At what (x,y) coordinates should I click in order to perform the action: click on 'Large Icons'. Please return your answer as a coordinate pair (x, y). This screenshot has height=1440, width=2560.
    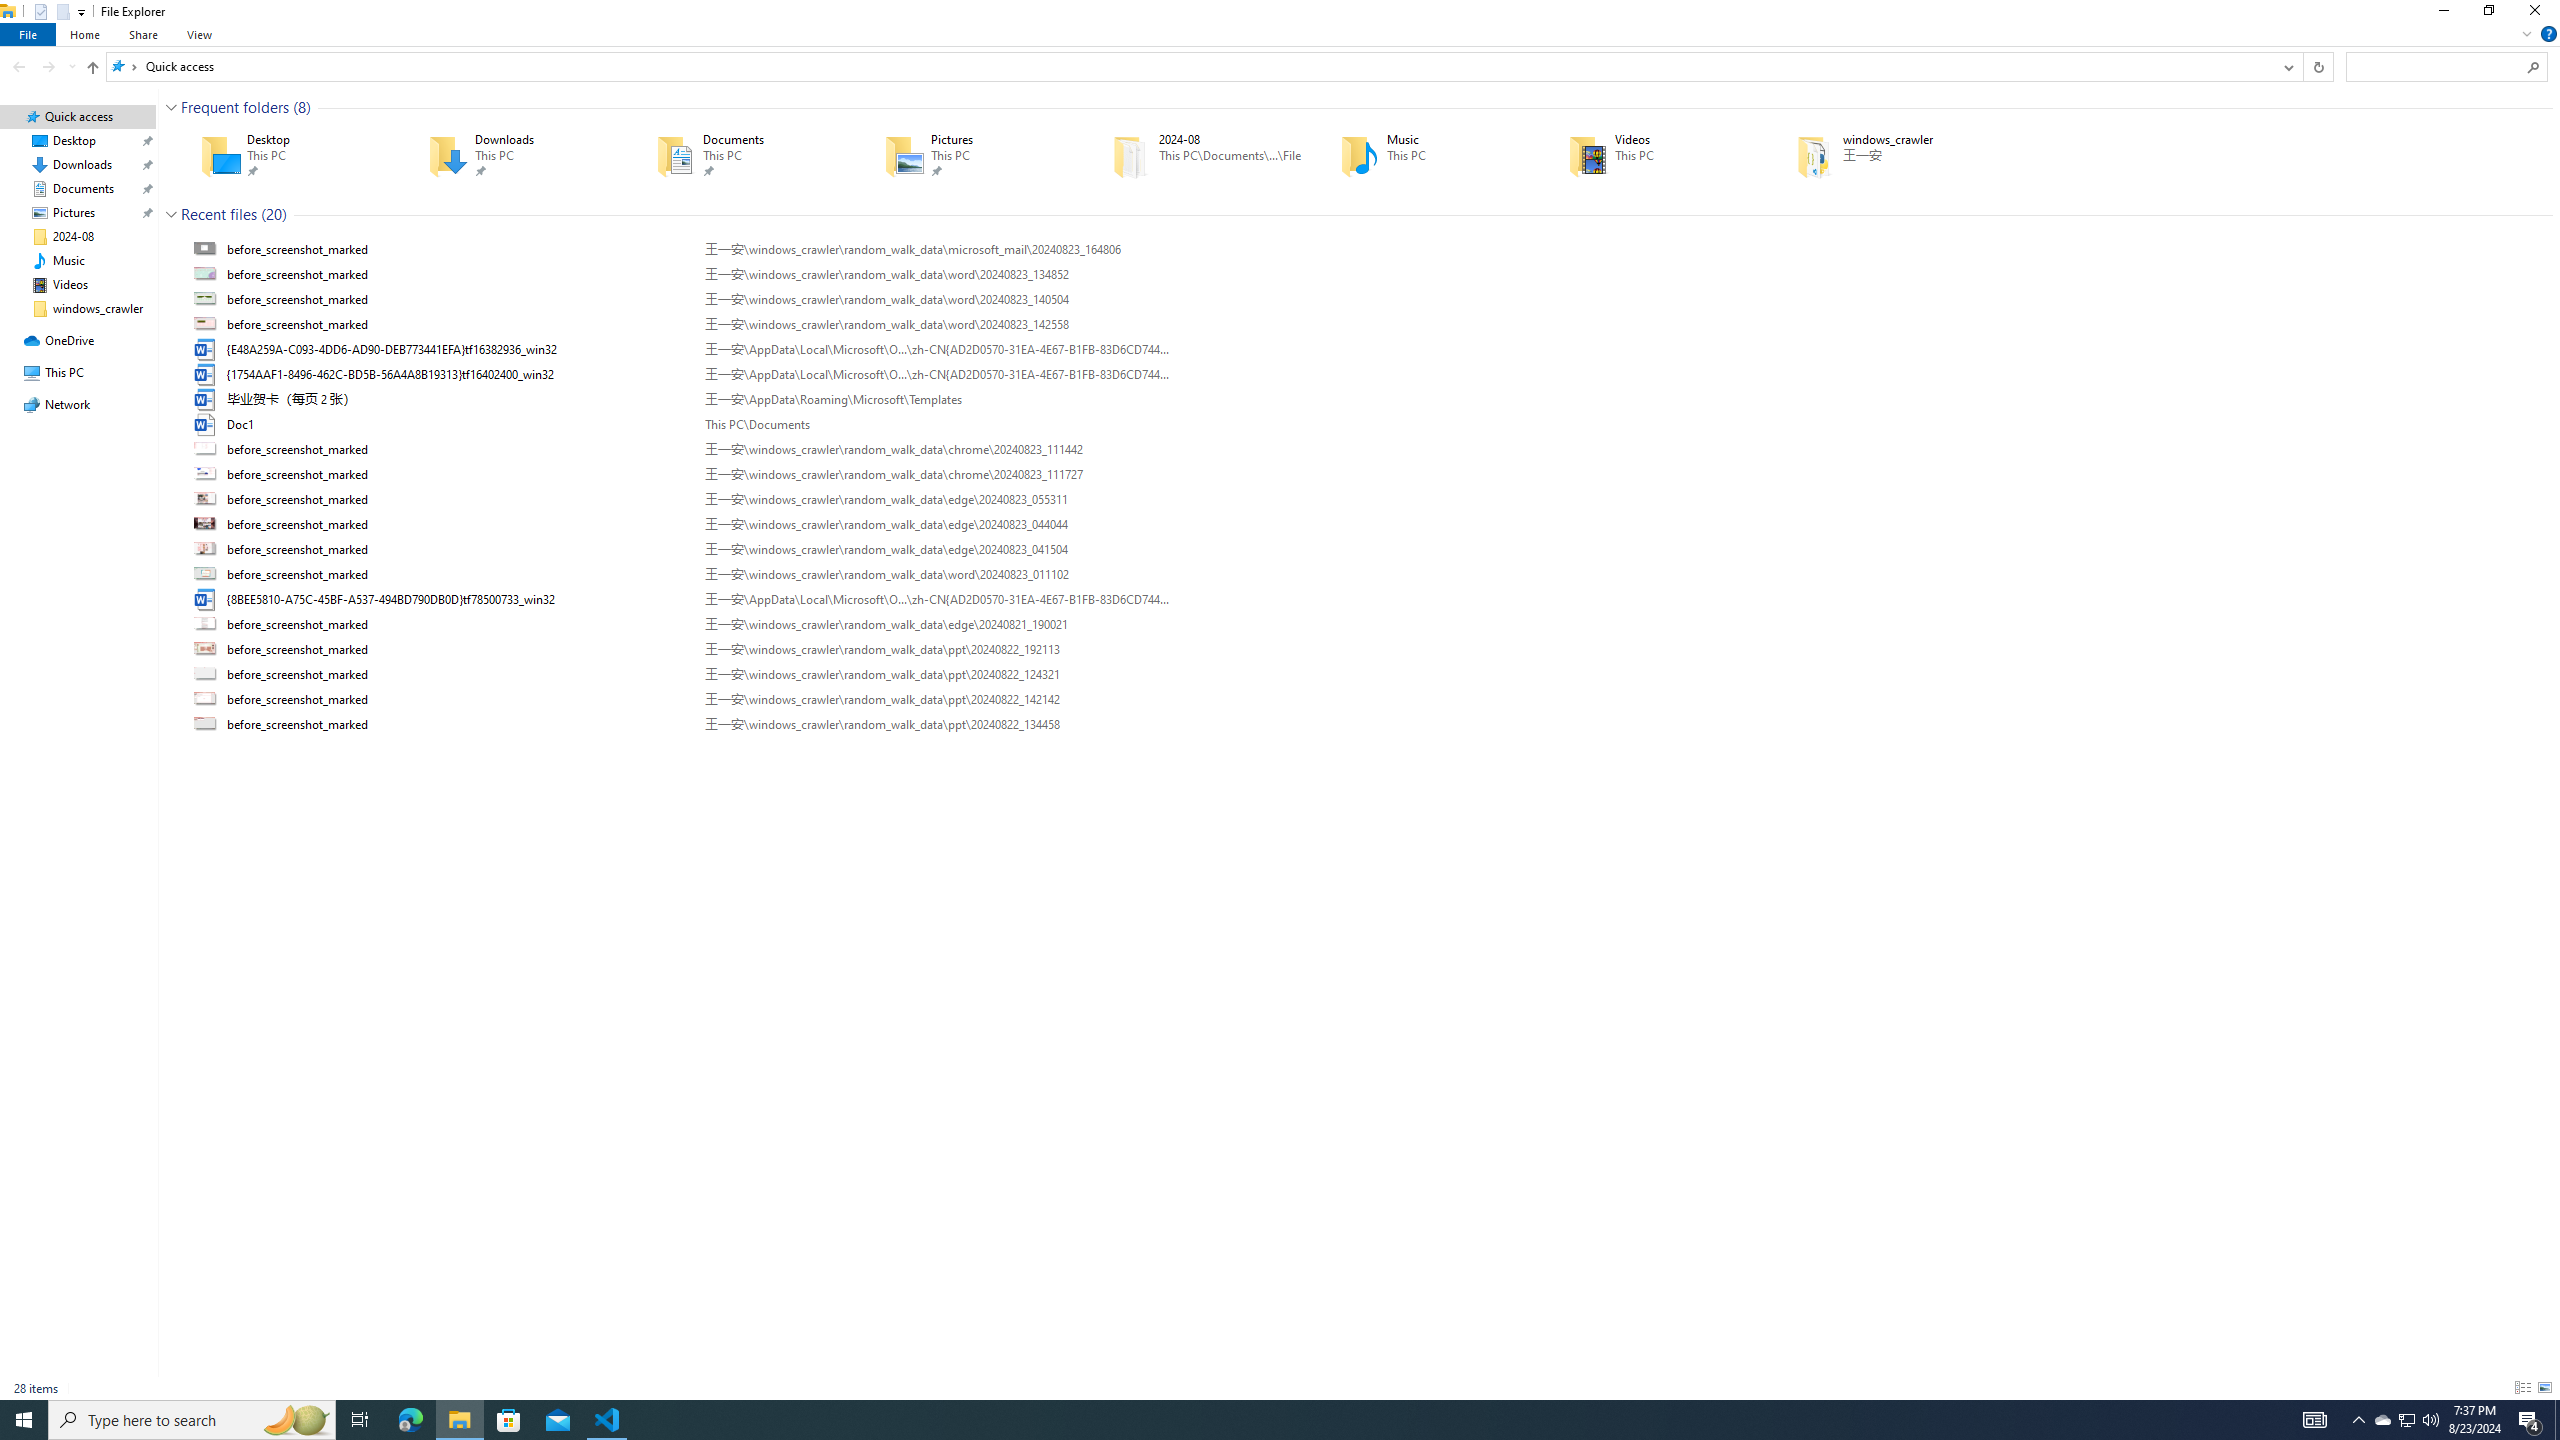
    Looking at the image, I should click on (2543, 1387).